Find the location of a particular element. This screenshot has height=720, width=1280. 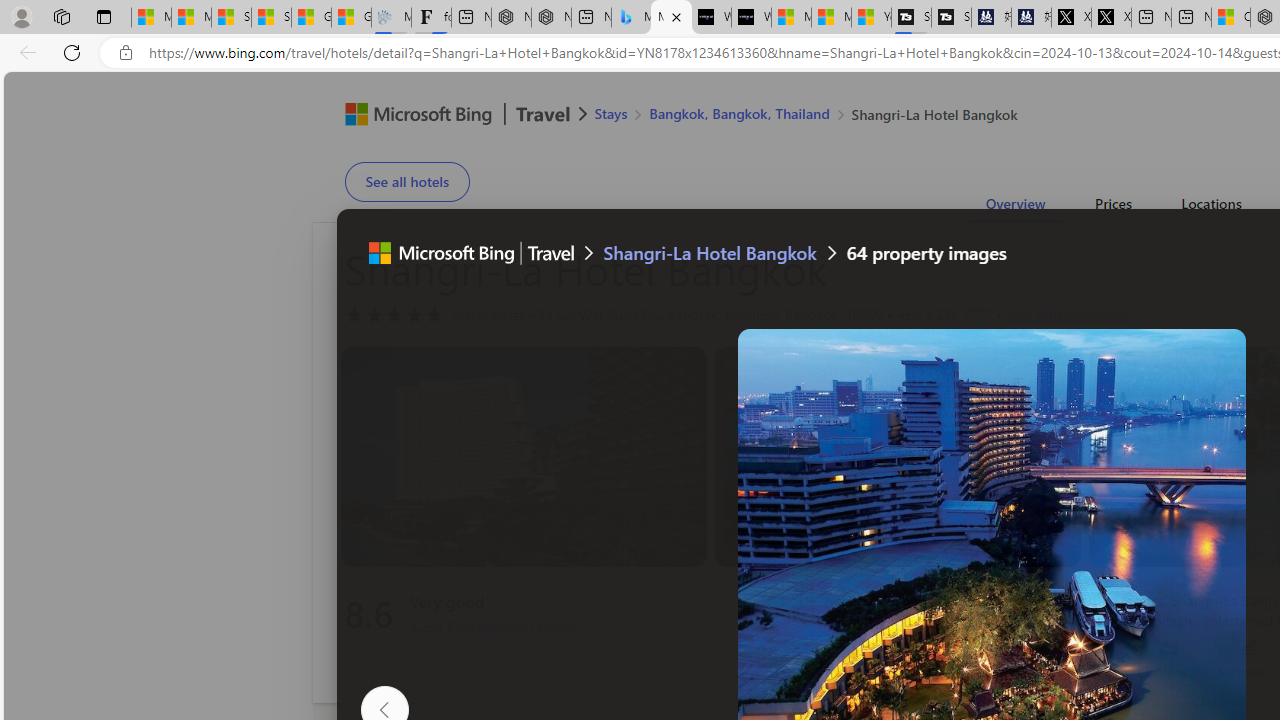

'Streaming Coverage | T3' is located at coordinates (910, 17).